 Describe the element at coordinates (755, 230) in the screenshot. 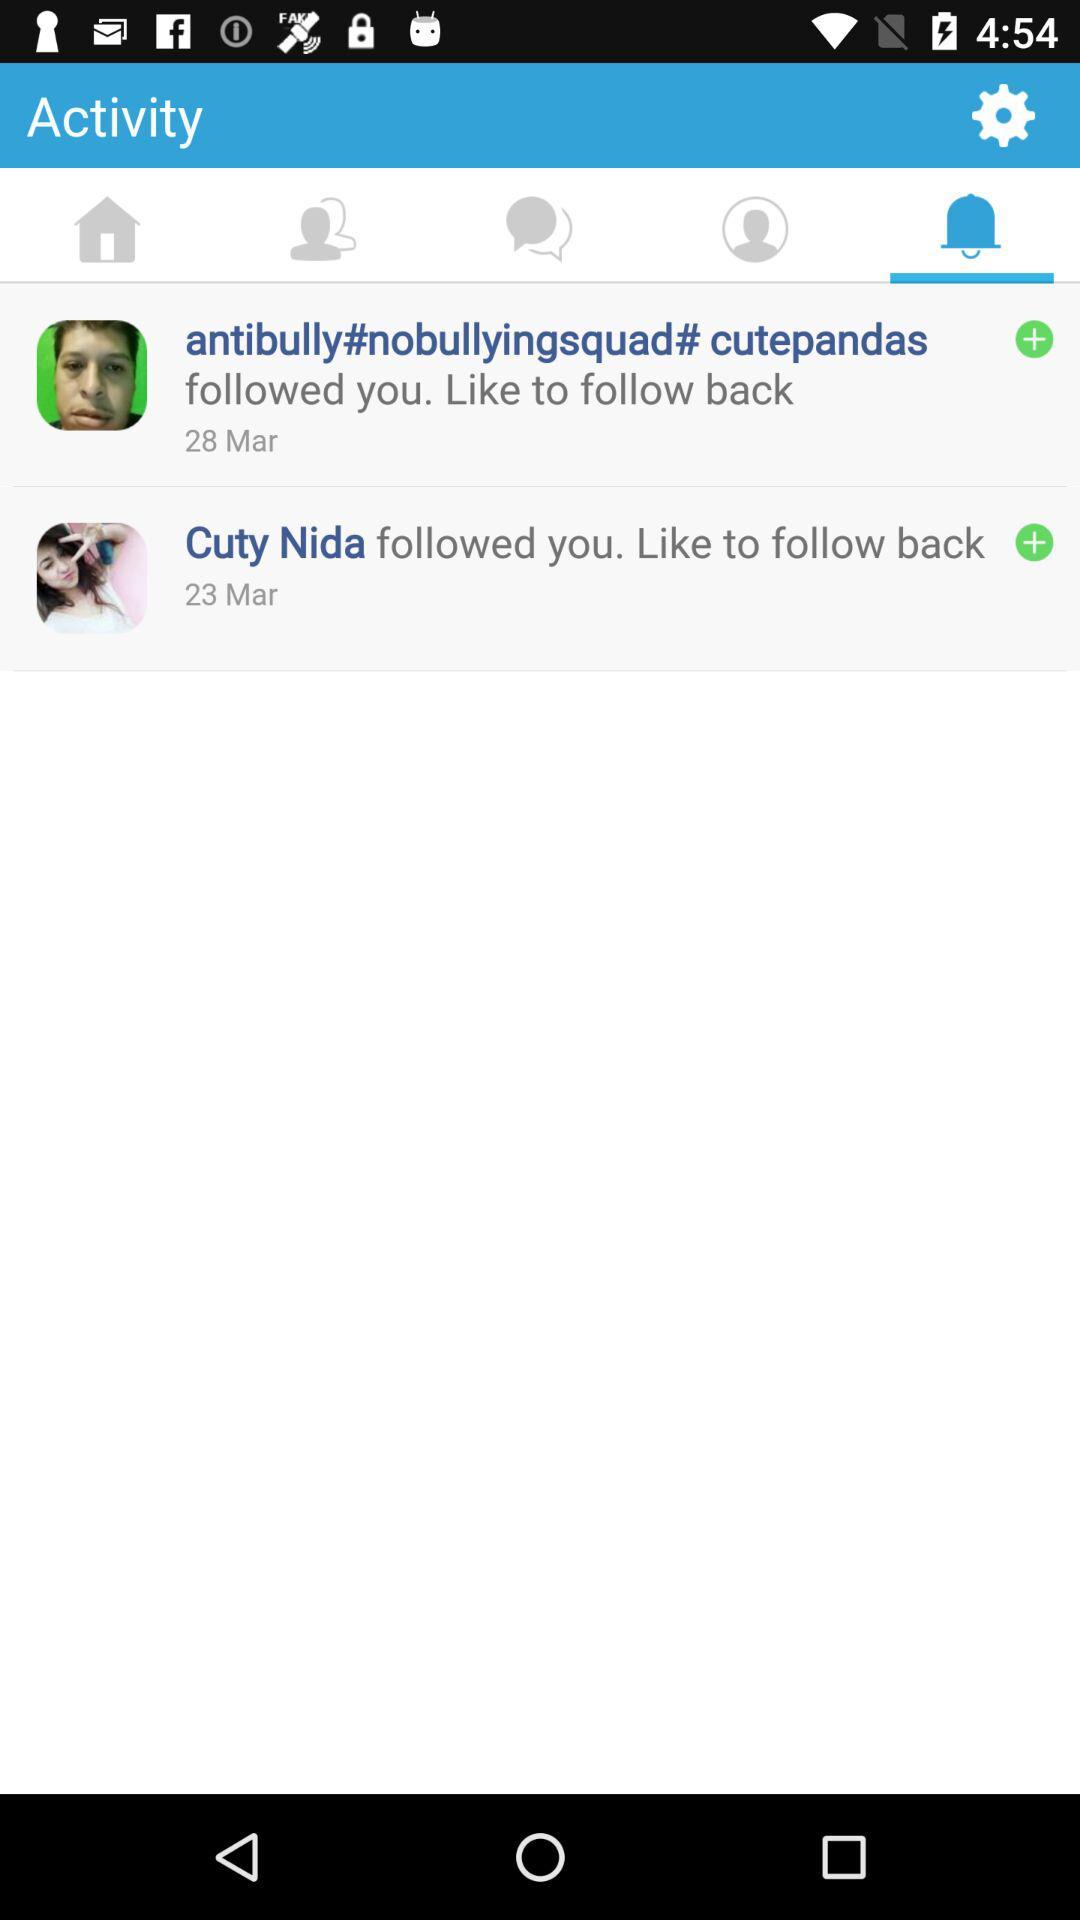

I see `profile image which is in between chat and bell icon` at that location.